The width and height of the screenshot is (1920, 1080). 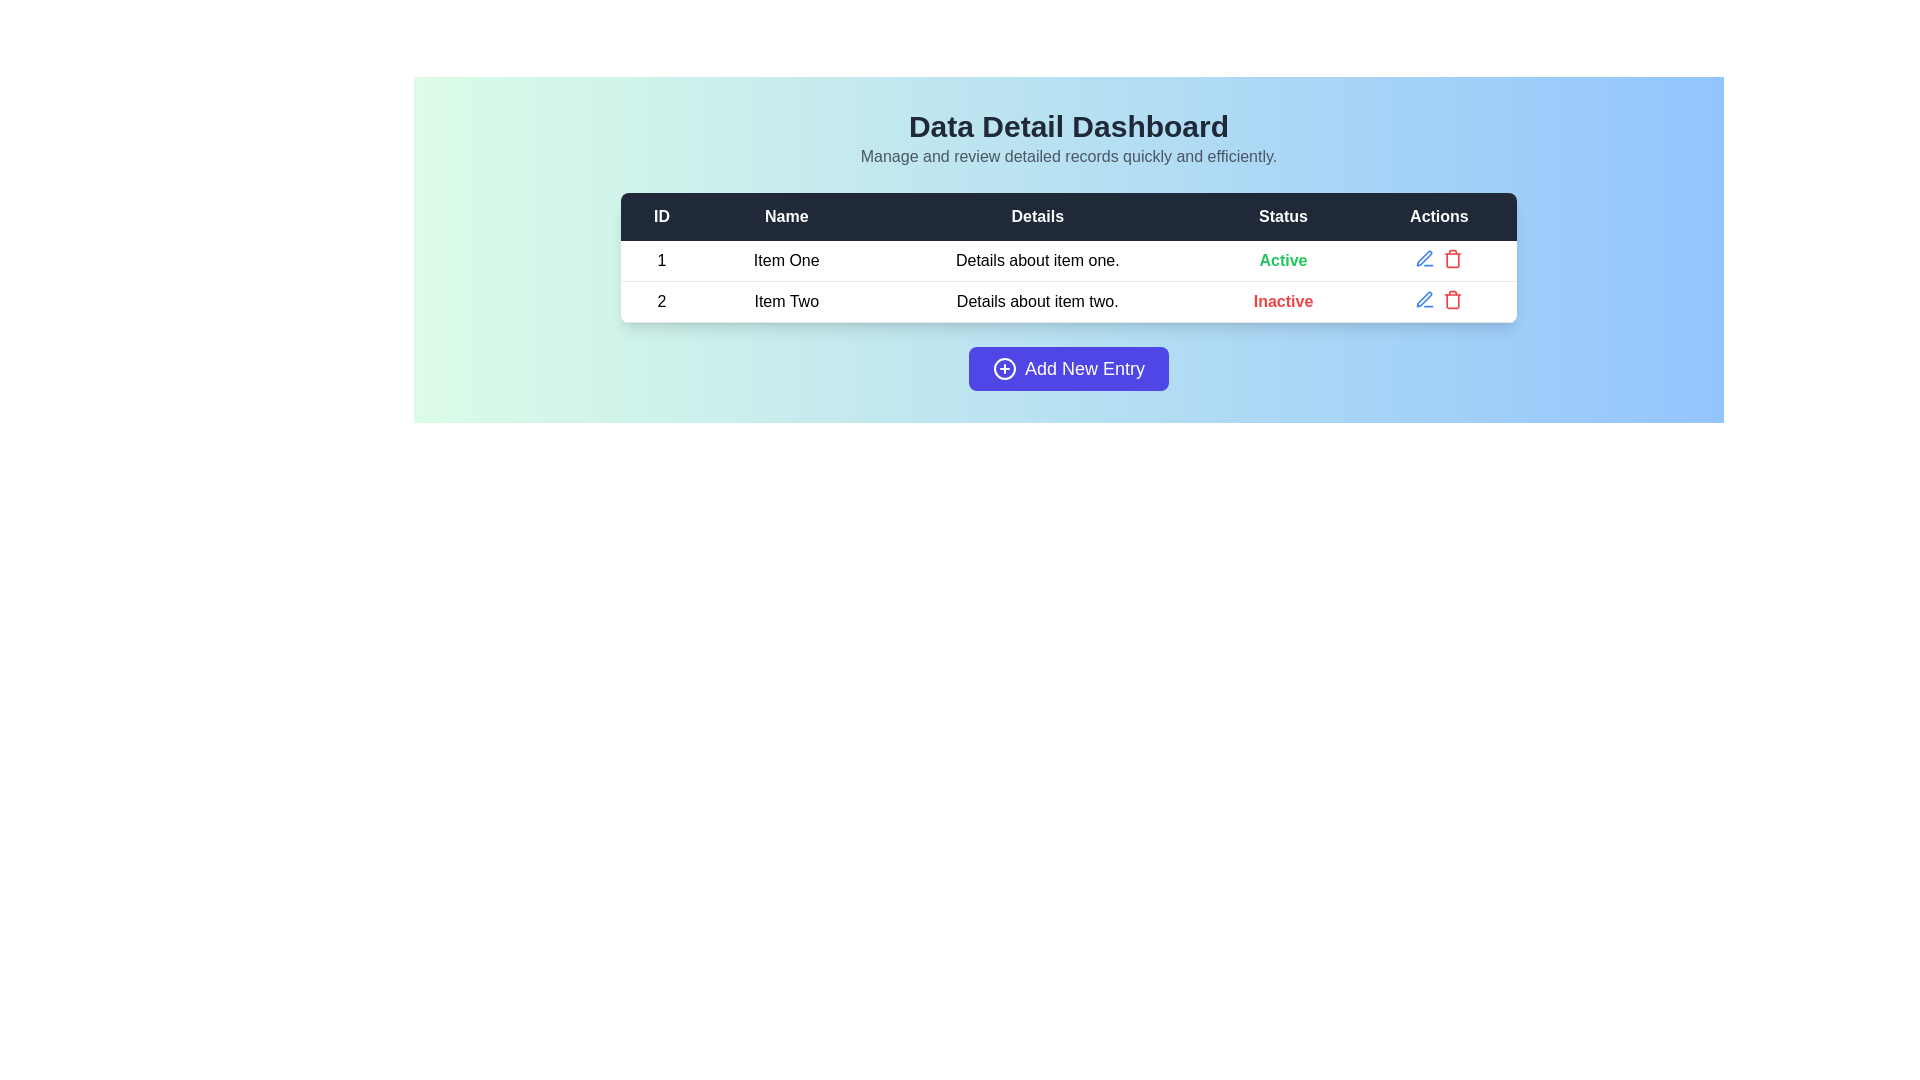 I want to click on the header cell labeled 'ID' which is styled in white on a dark background, so click(x=662, y=216).